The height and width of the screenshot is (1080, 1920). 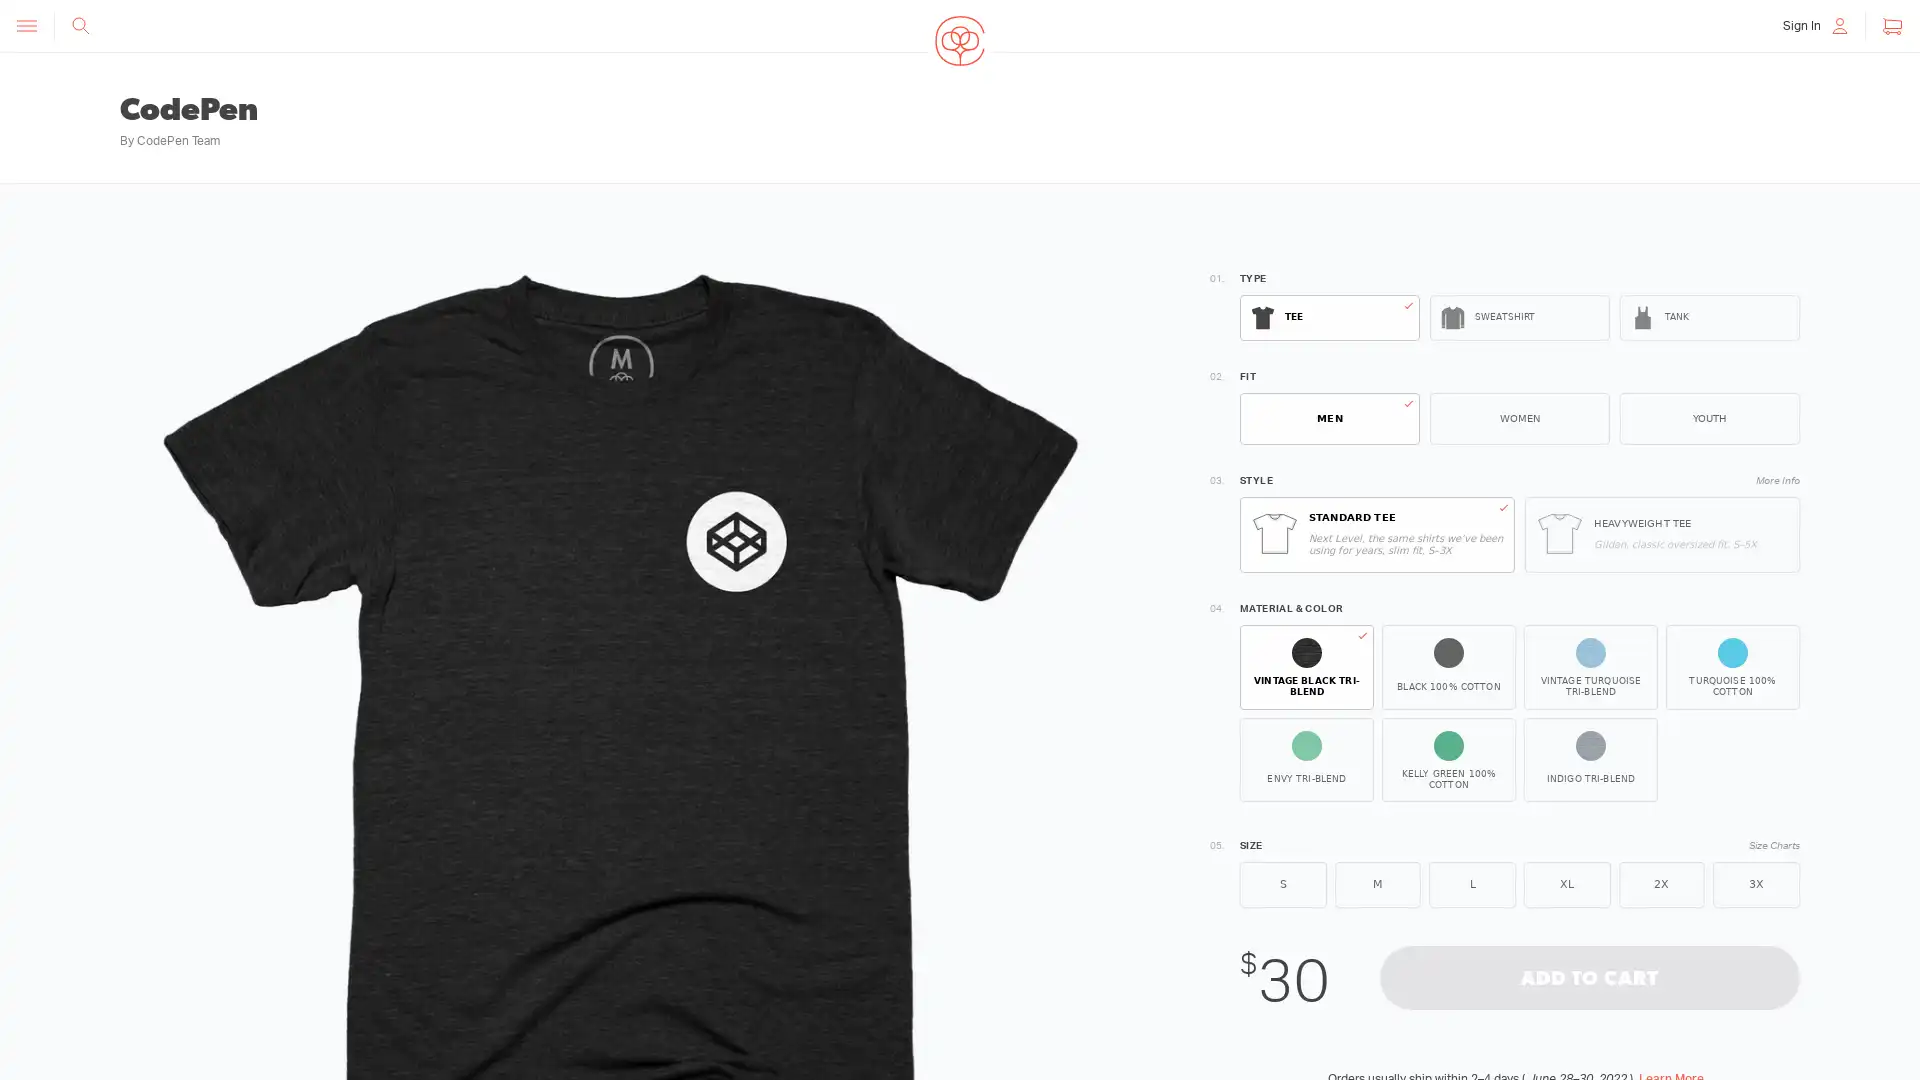 I want to click on ENVY TRI-BLEND, so click(x=1306, y=759).